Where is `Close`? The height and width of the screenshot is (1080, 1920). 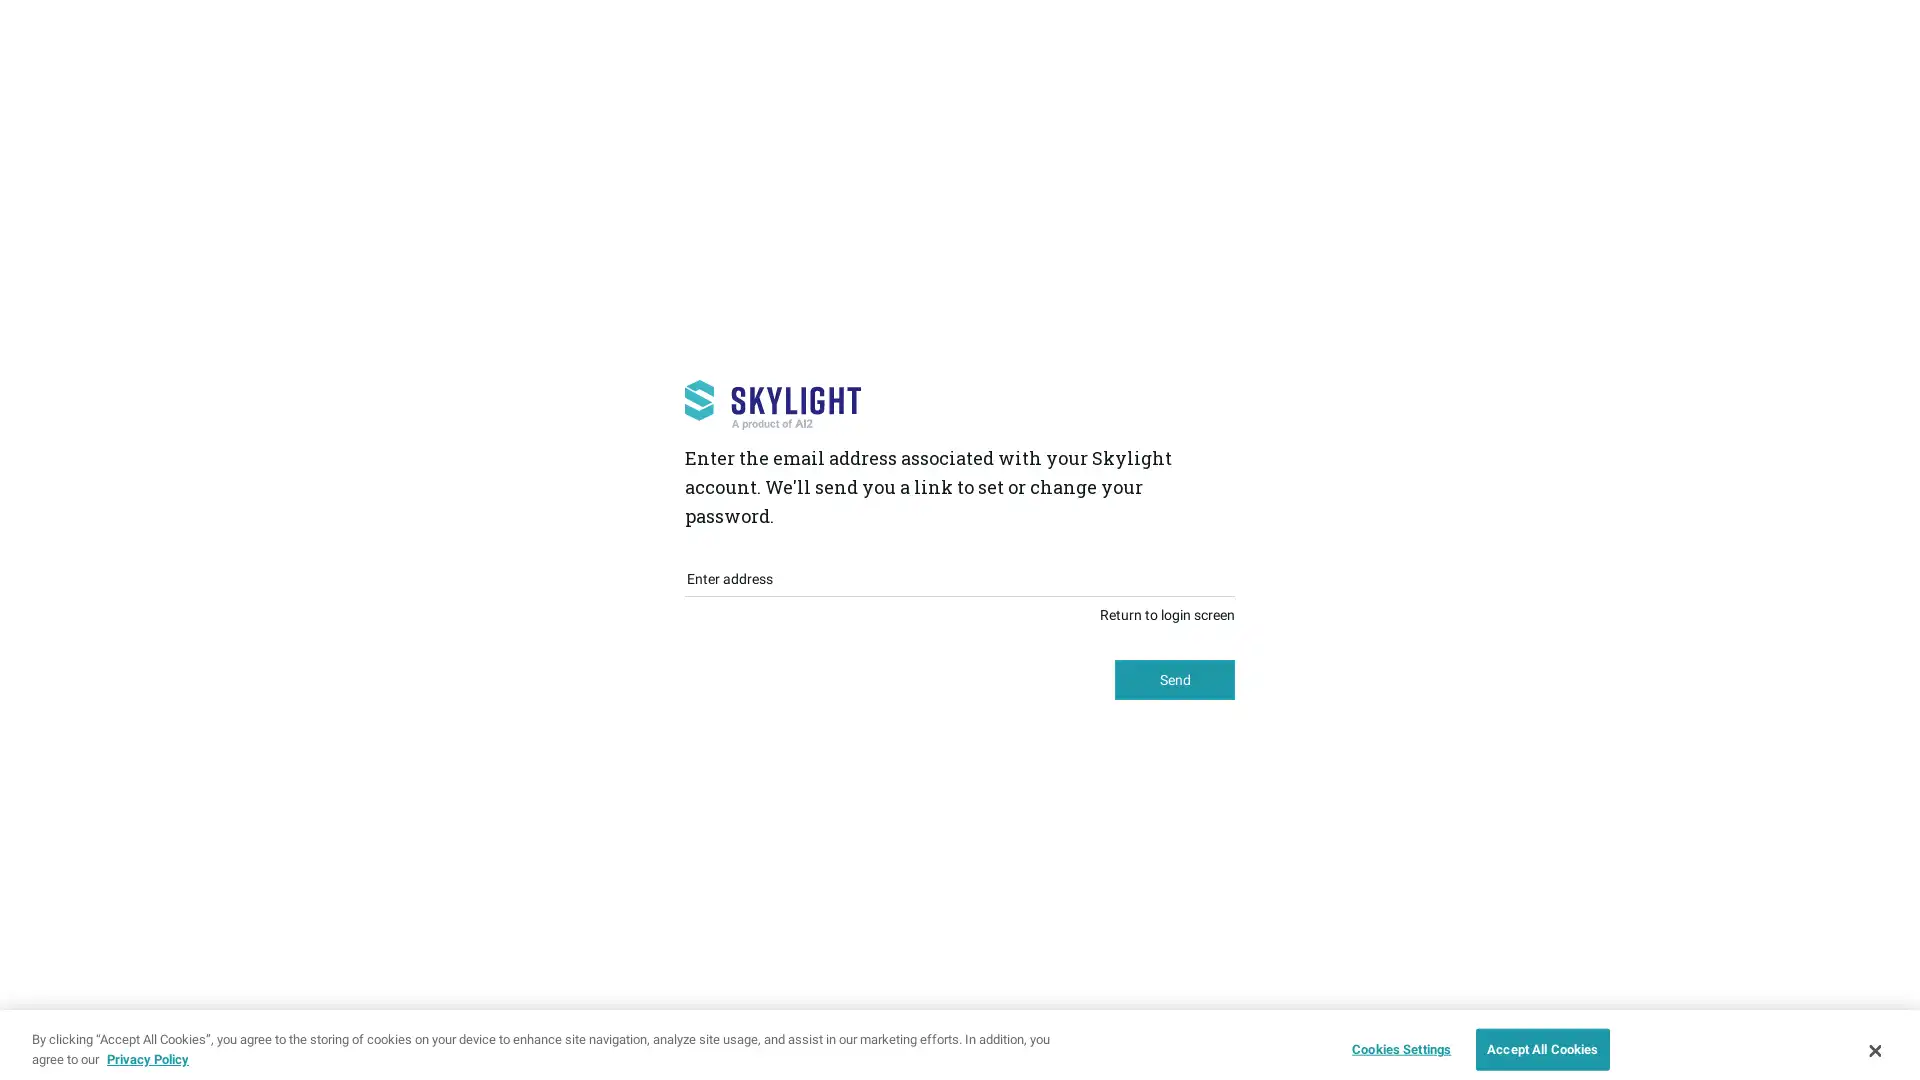
Close is located at coordinates (1873, 1036).